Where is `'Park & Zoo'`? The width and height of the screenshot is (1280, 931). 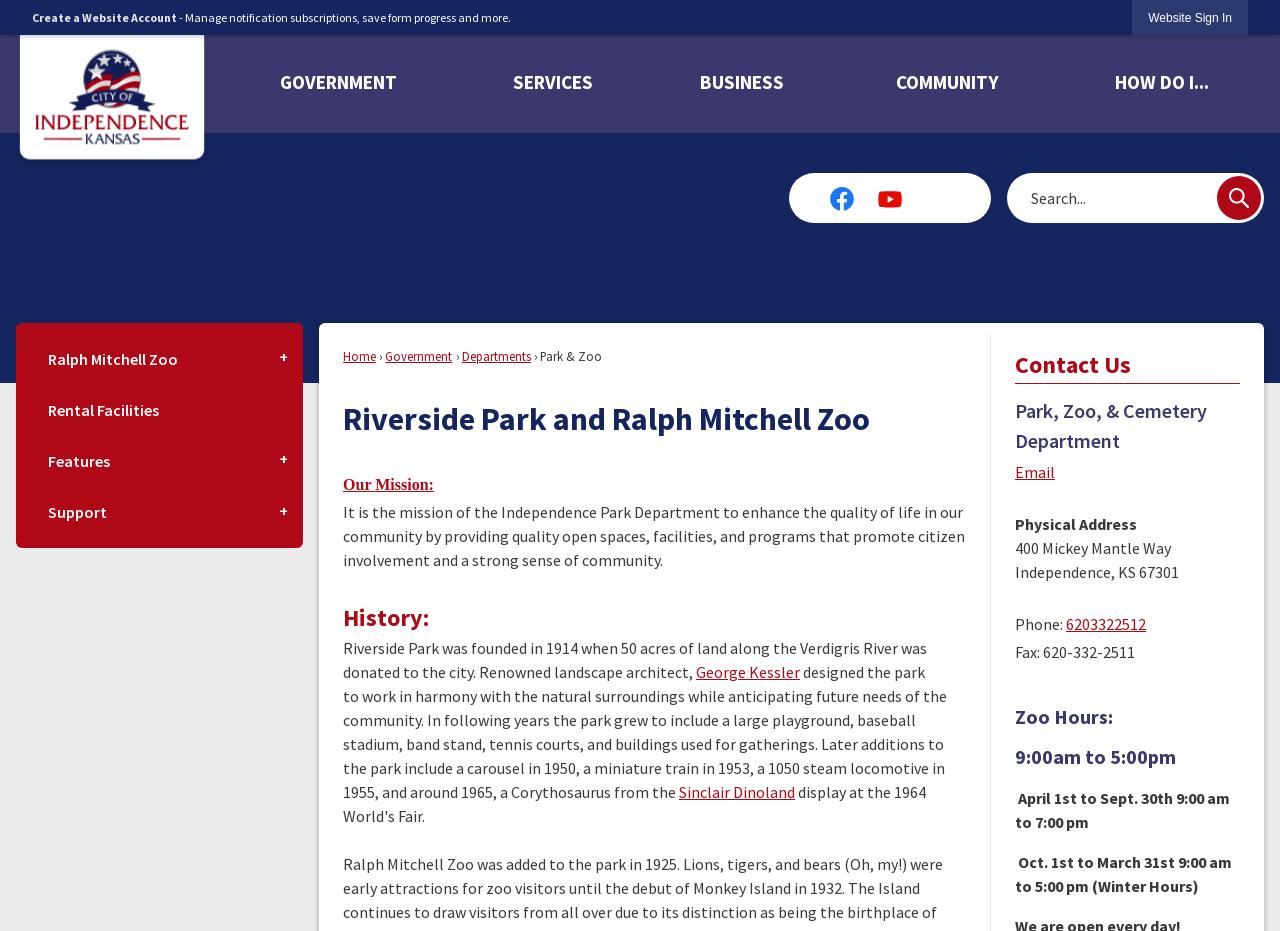
'Park & Zoo' is located at coordinates (570, 356).